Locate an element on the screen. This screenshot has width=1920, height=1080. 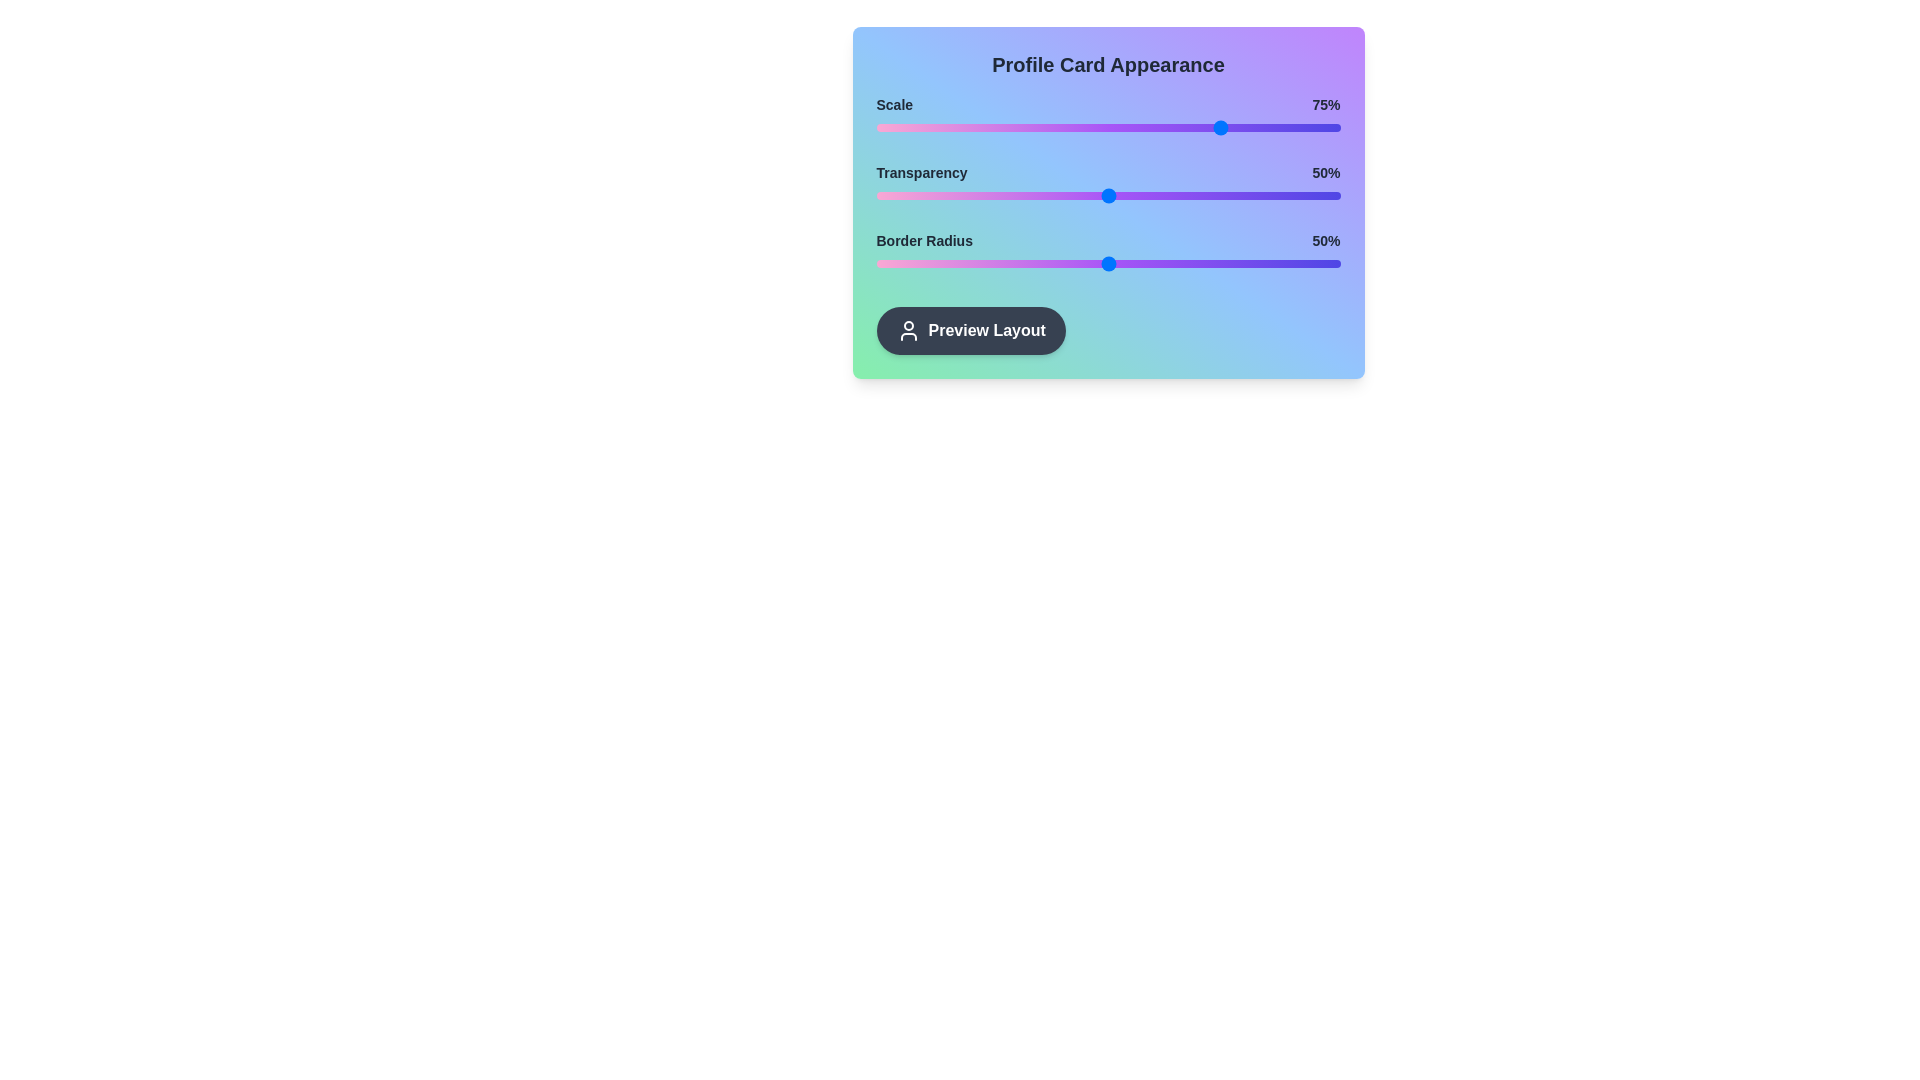
the user profile icon located is located at coordinates (907, 330).